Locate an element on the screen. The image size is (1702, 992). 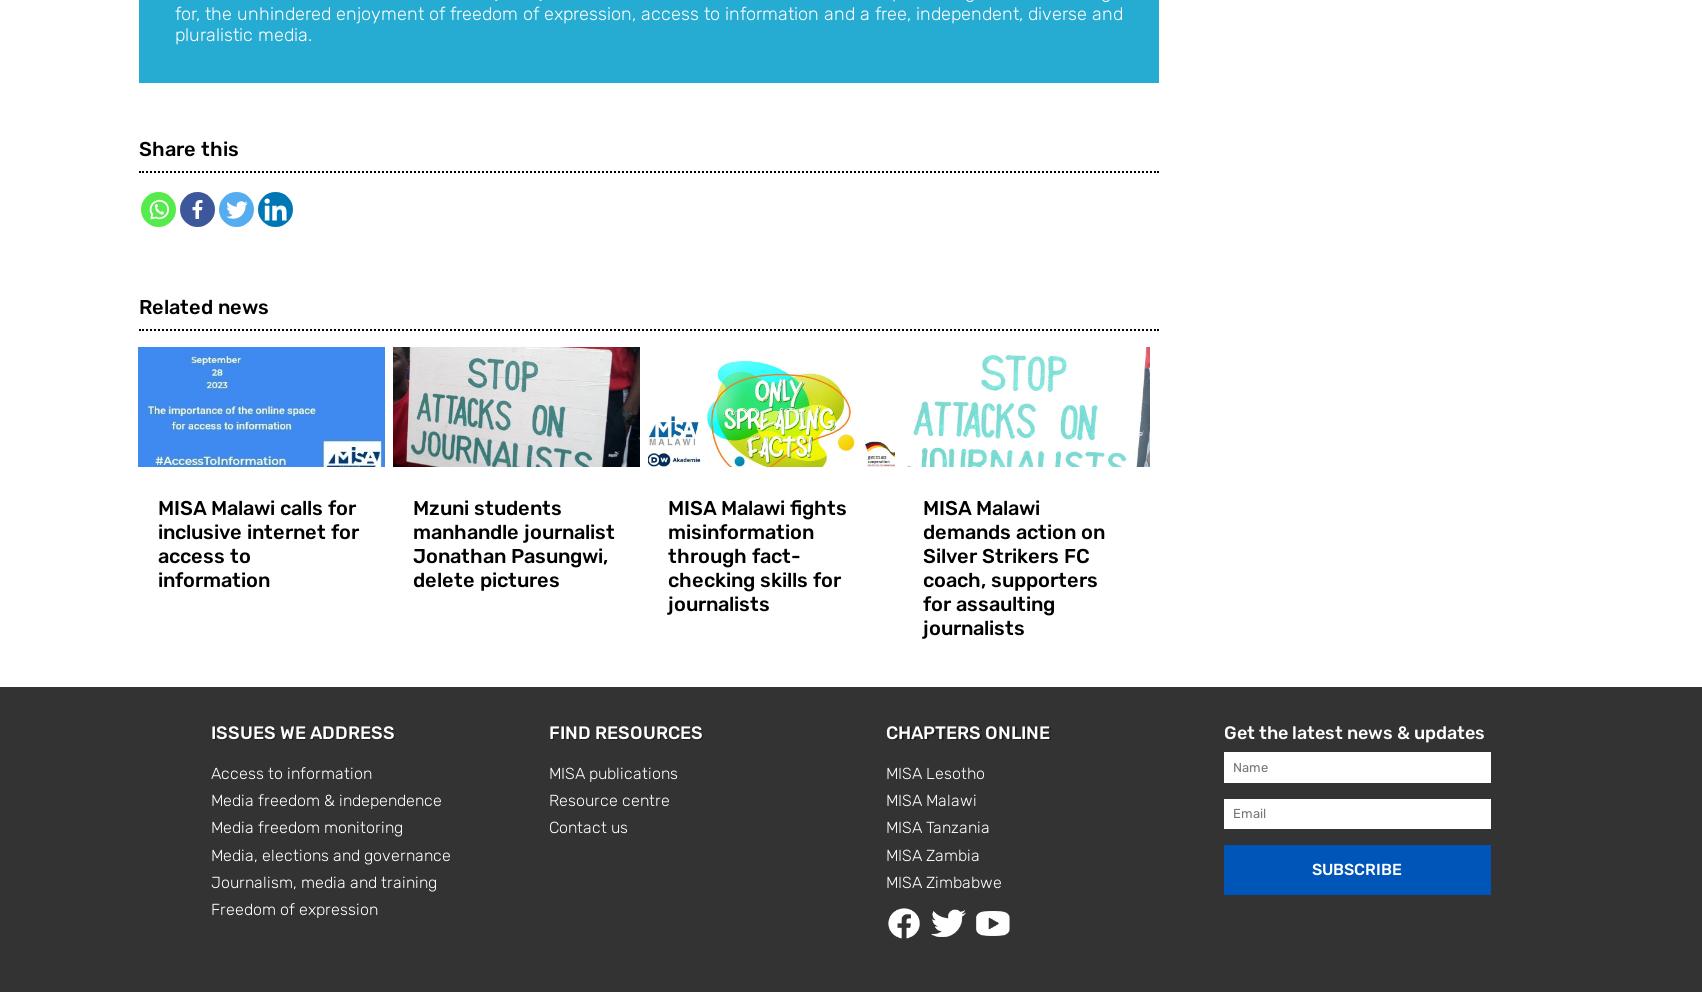
'Contact us' is located at coordinates (587, 826).